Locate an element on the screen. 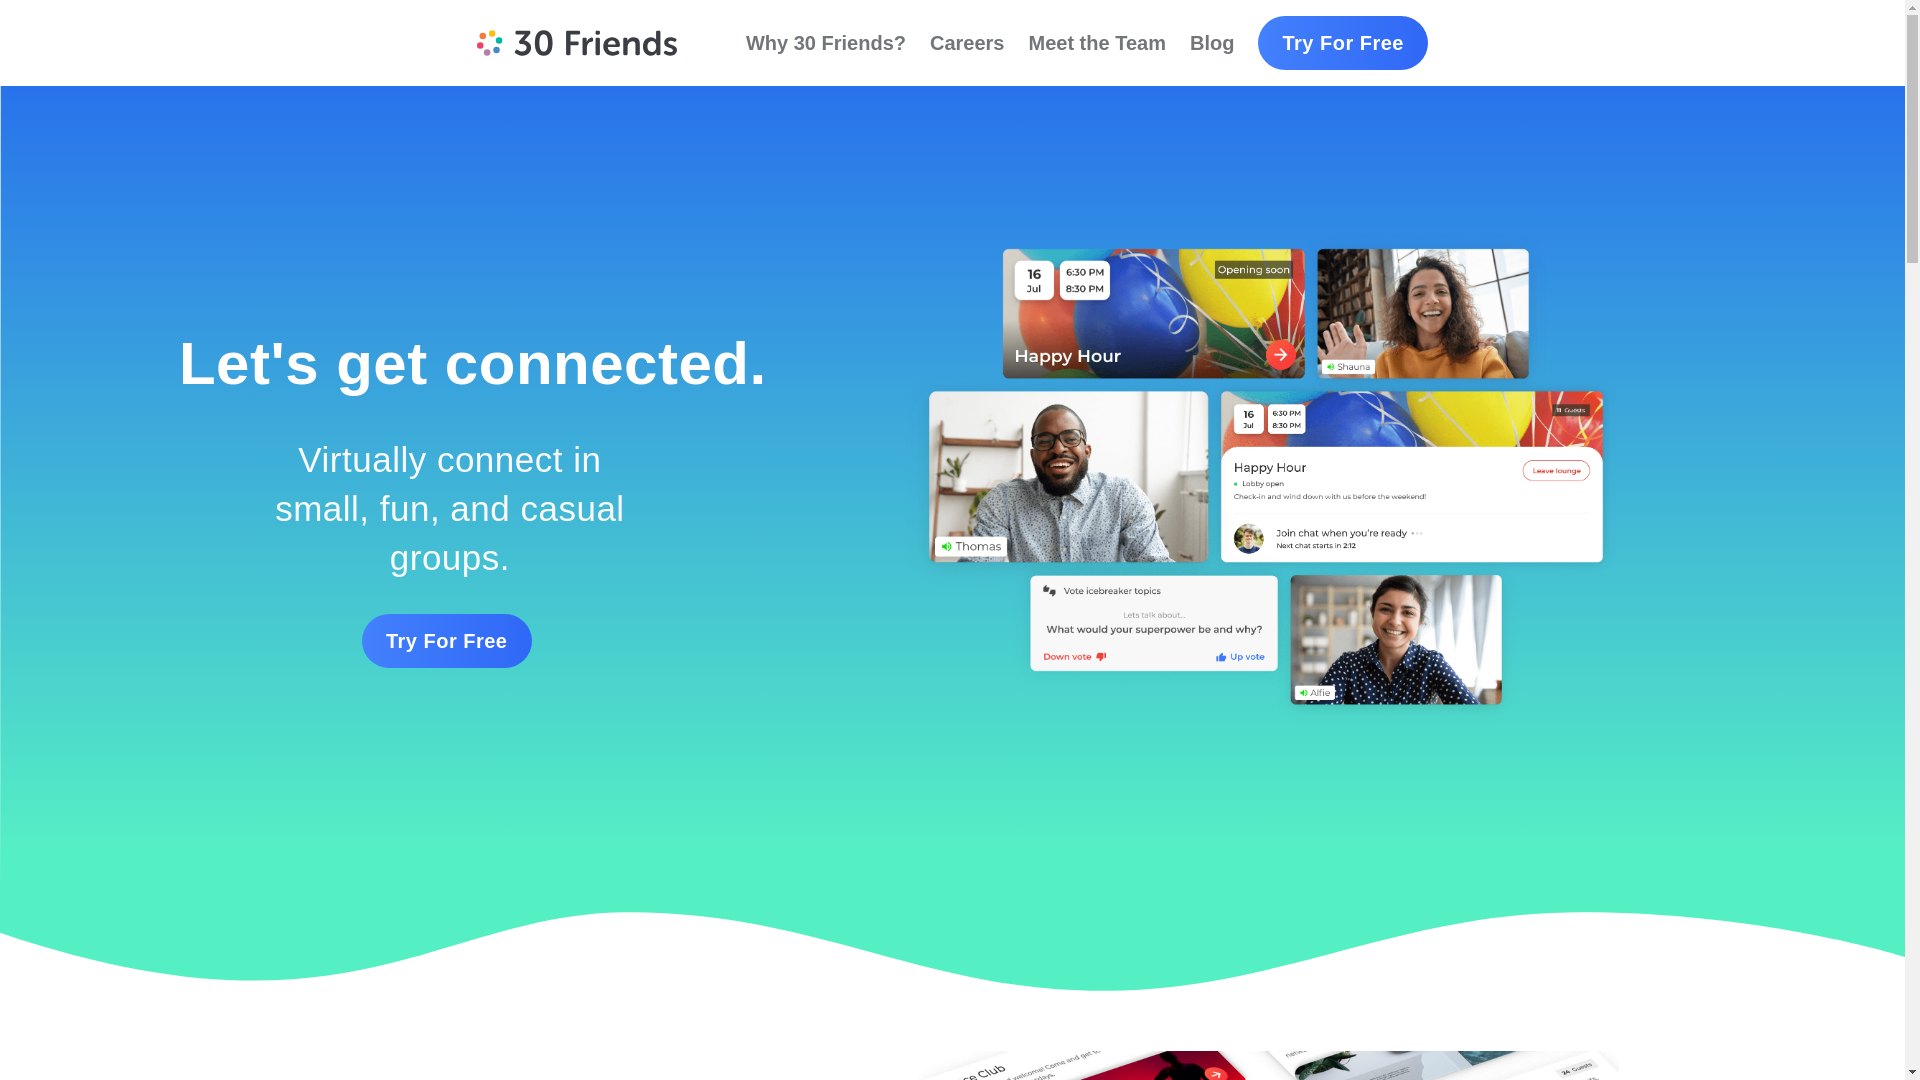  'Blog' is located at coordinates (1210, 42).